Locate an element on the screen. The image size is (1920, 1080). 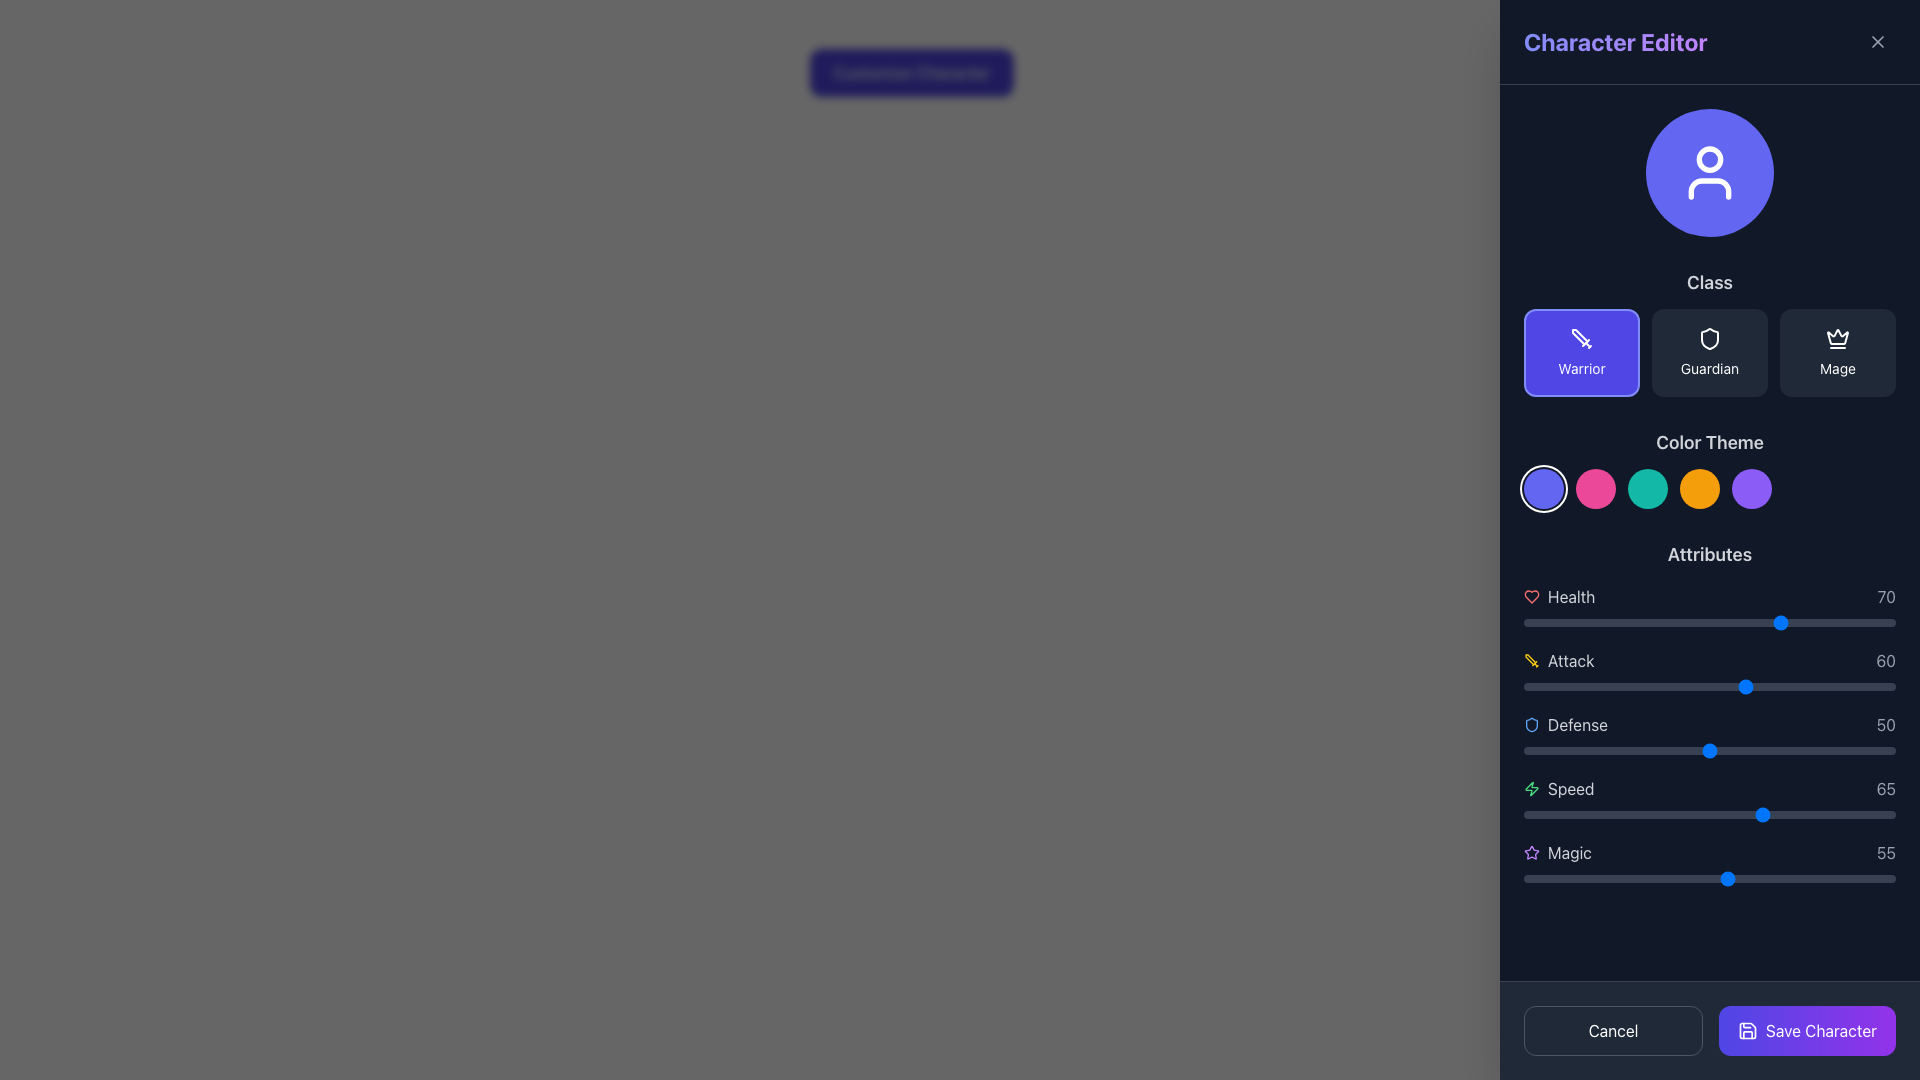
the yellow sword icon located to the left of the 'attack' text in the 'Attributes' section of the Character Editor interface is located at coordinates (1530, 660).